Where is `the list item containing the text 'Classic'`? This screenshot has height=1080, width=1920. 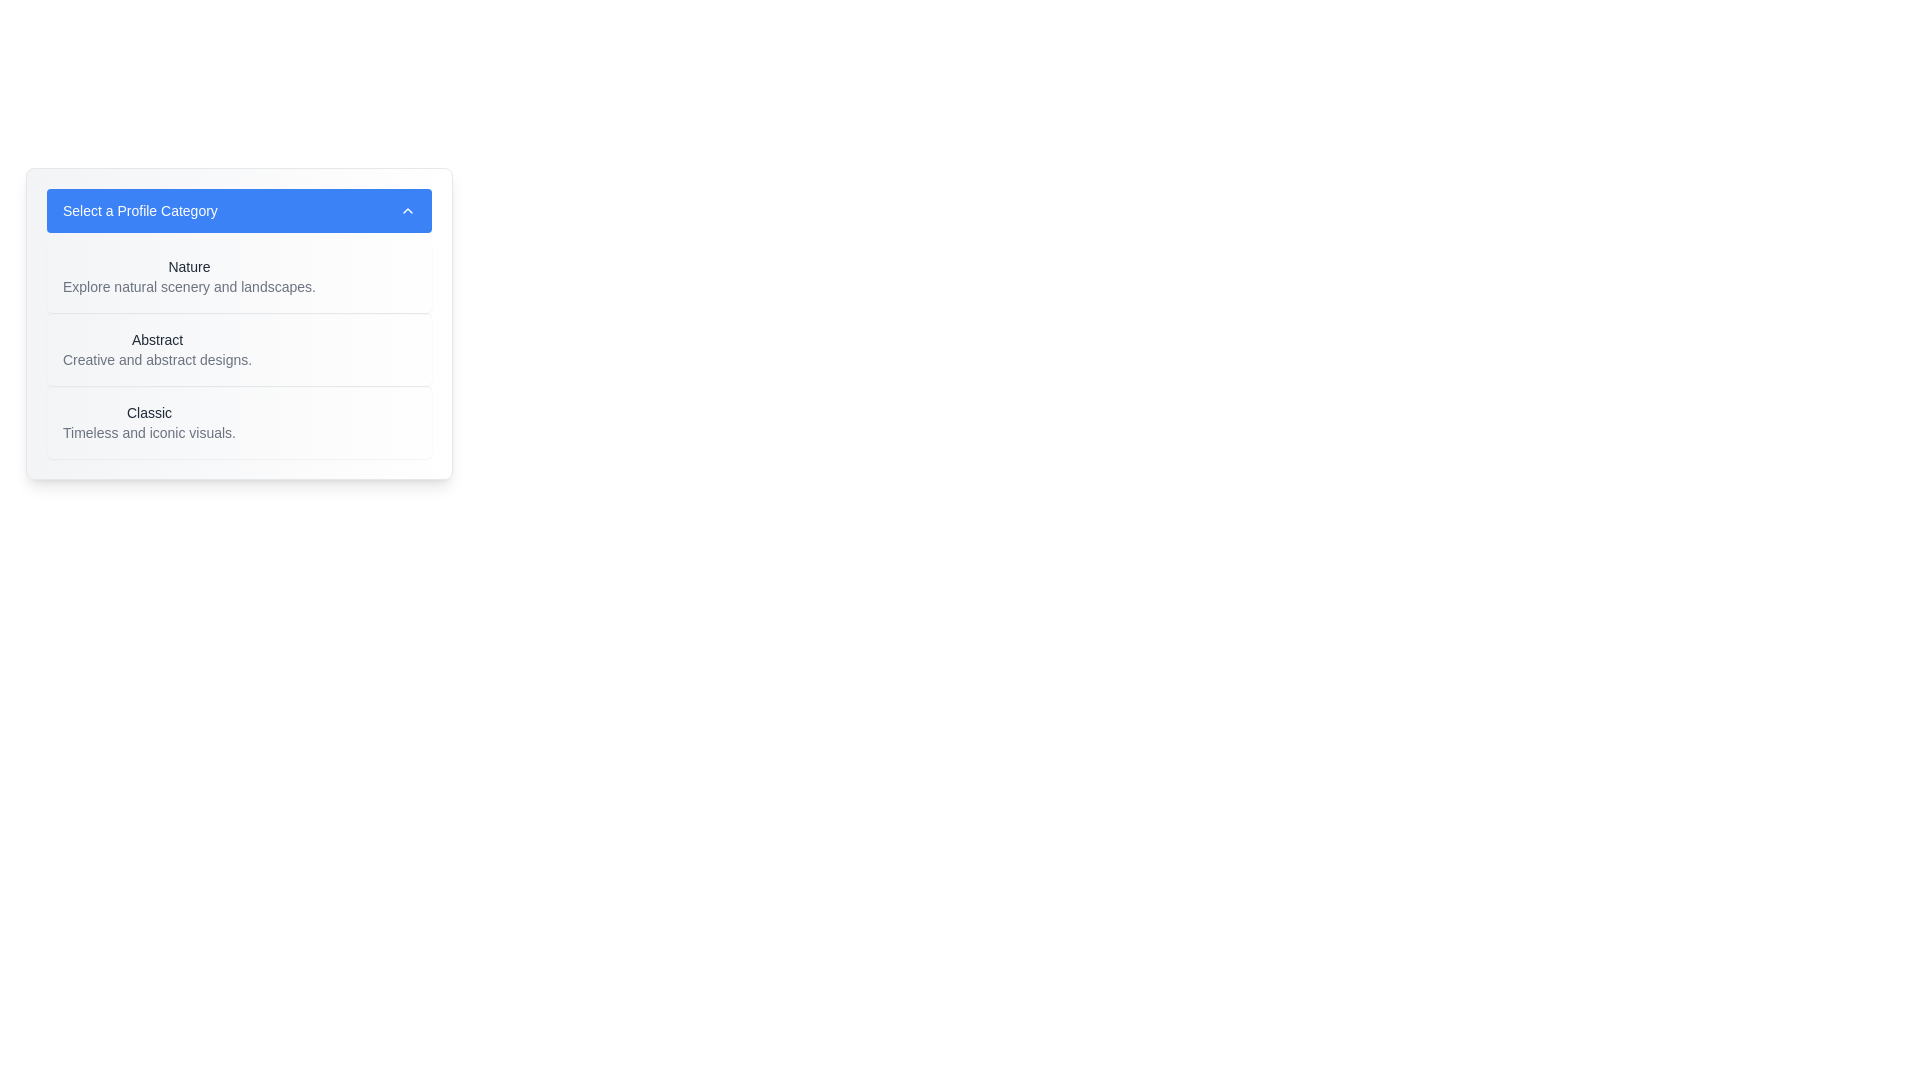 the list item containing the text 'Classic' is located at coordinates (239, 421).